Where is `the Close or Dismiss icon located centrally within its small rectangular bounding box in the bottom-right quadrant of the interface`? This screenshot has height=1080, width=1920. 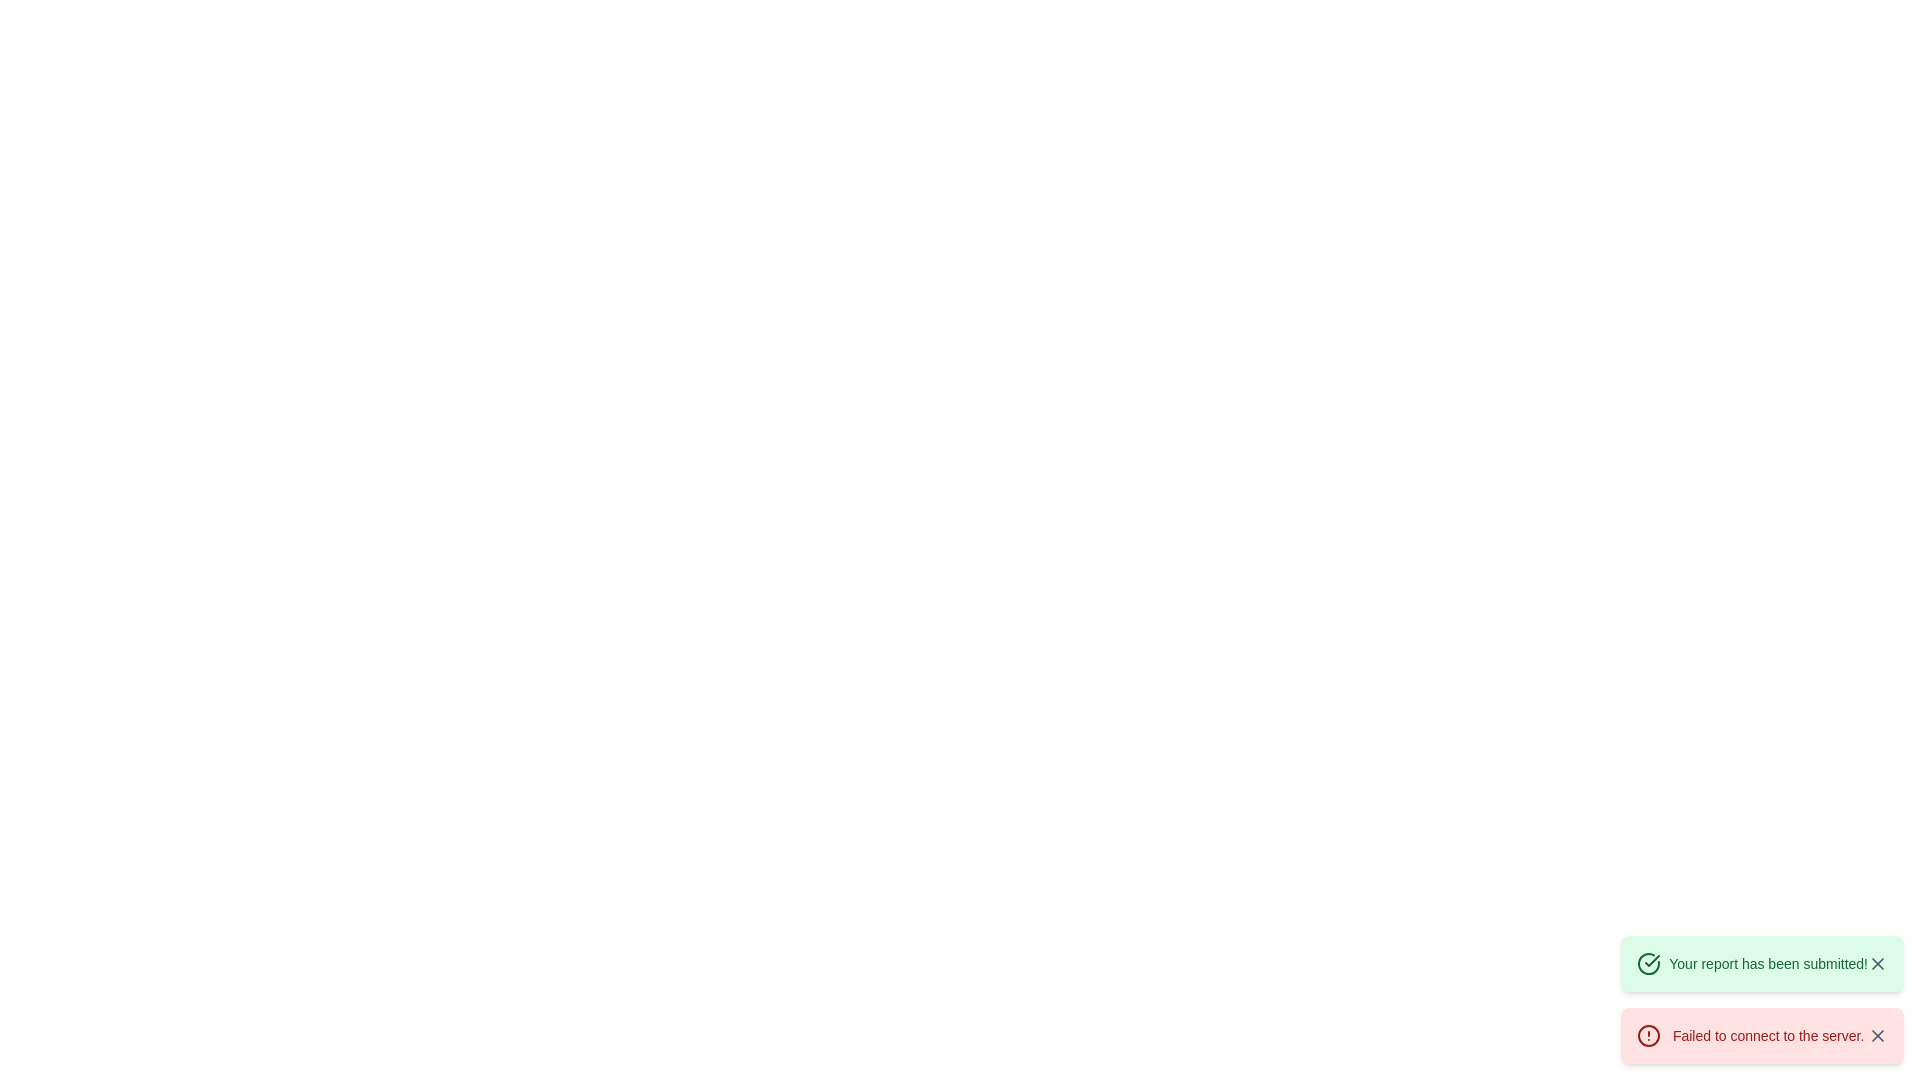
the Close or Dismiss icon located centrally within its small rectangular bounding box in the bottom-right quadrant of the interface is located at coordinates (1876, 963).